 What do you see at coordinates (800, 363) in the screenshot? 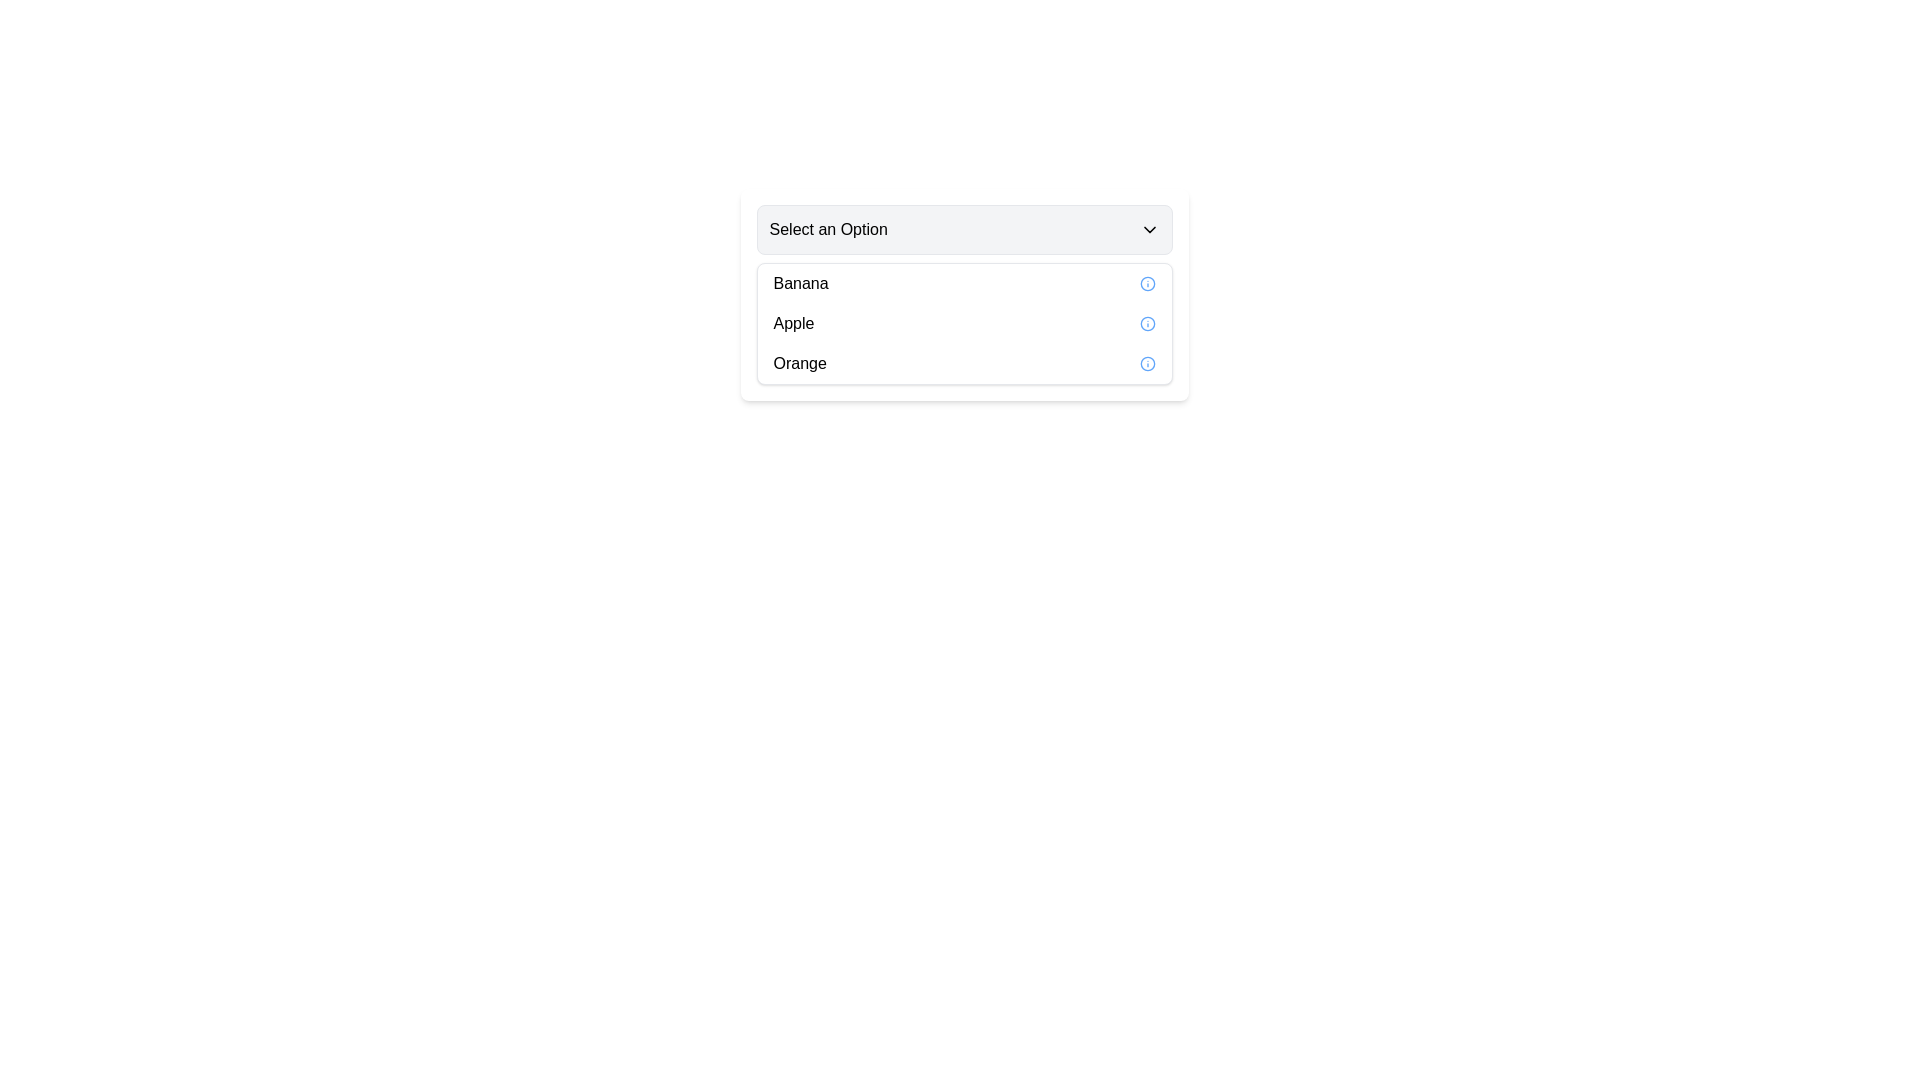
I see `the text label 'Orange' in the dropdown menu` at bounding box center [800, 363].